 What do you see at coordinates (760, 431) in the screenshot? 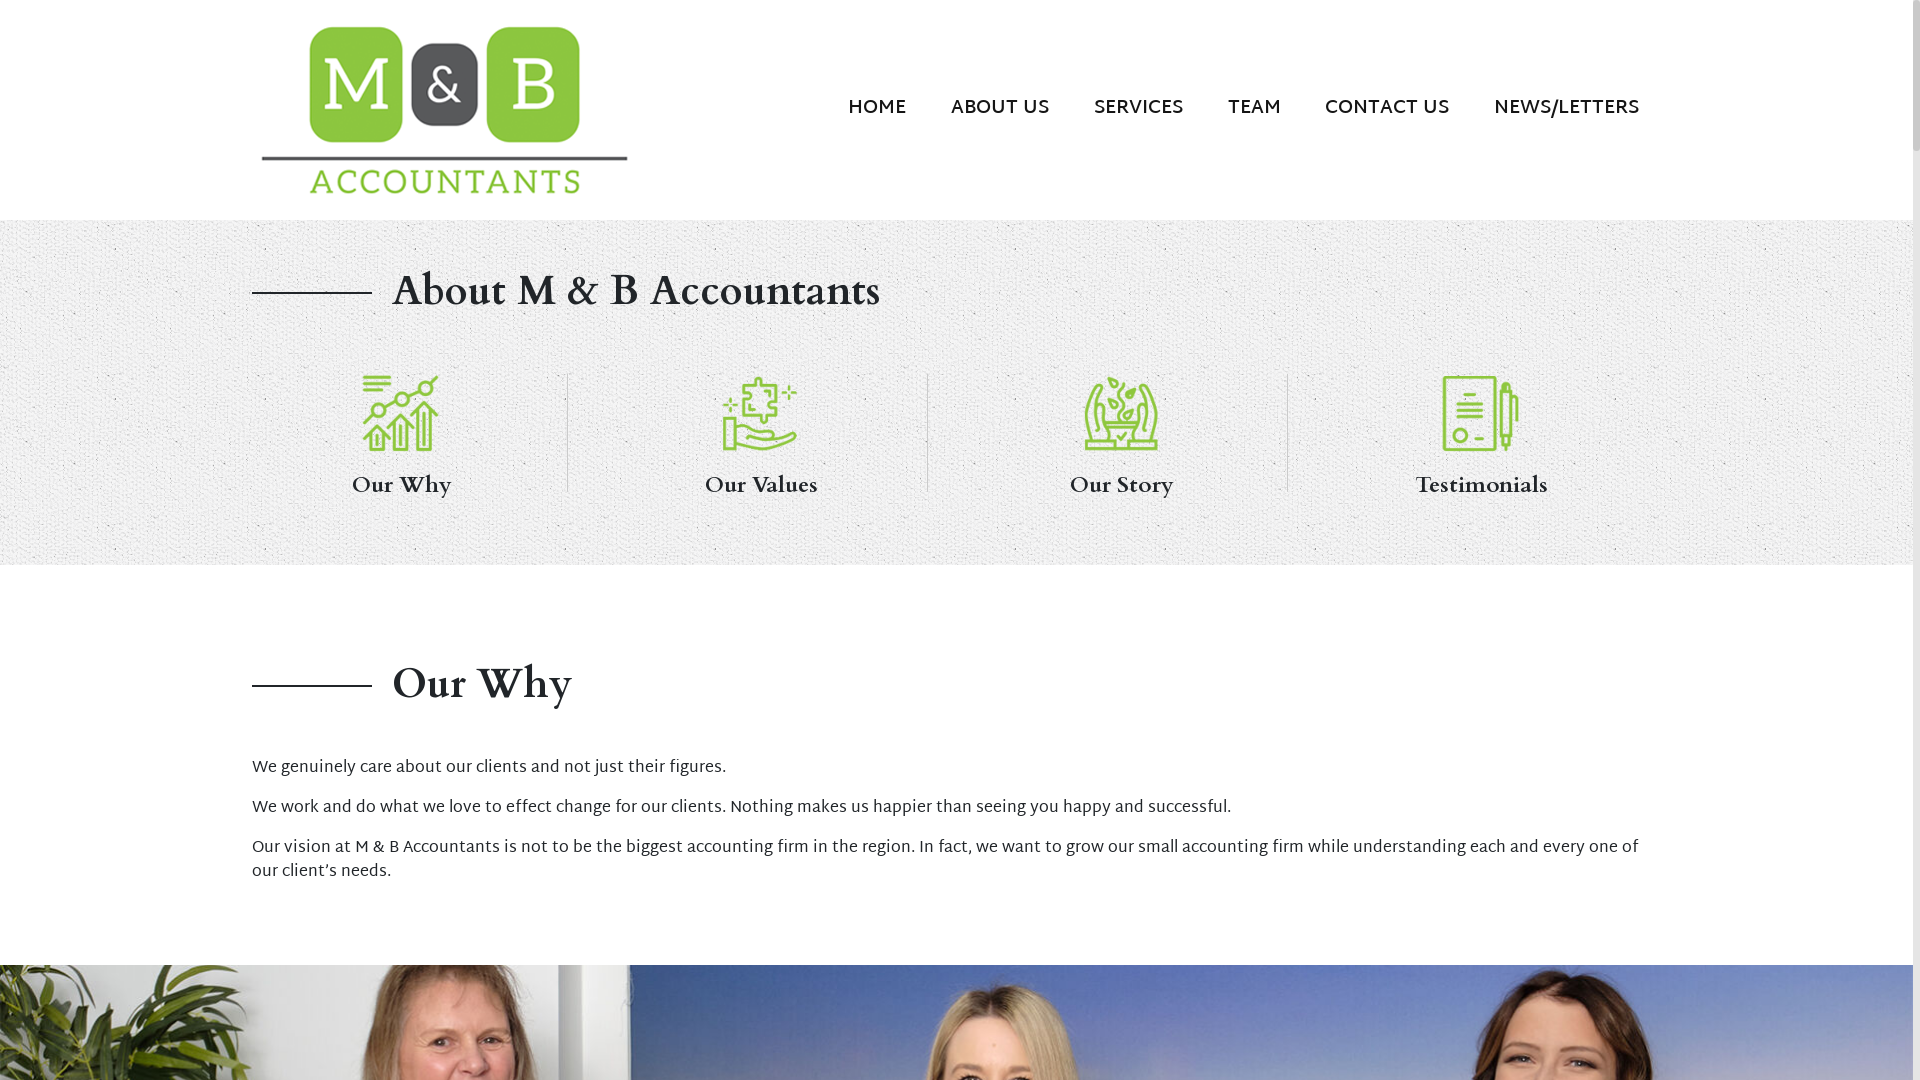
I see `'Our Values'` at bounding box center [760, 431].